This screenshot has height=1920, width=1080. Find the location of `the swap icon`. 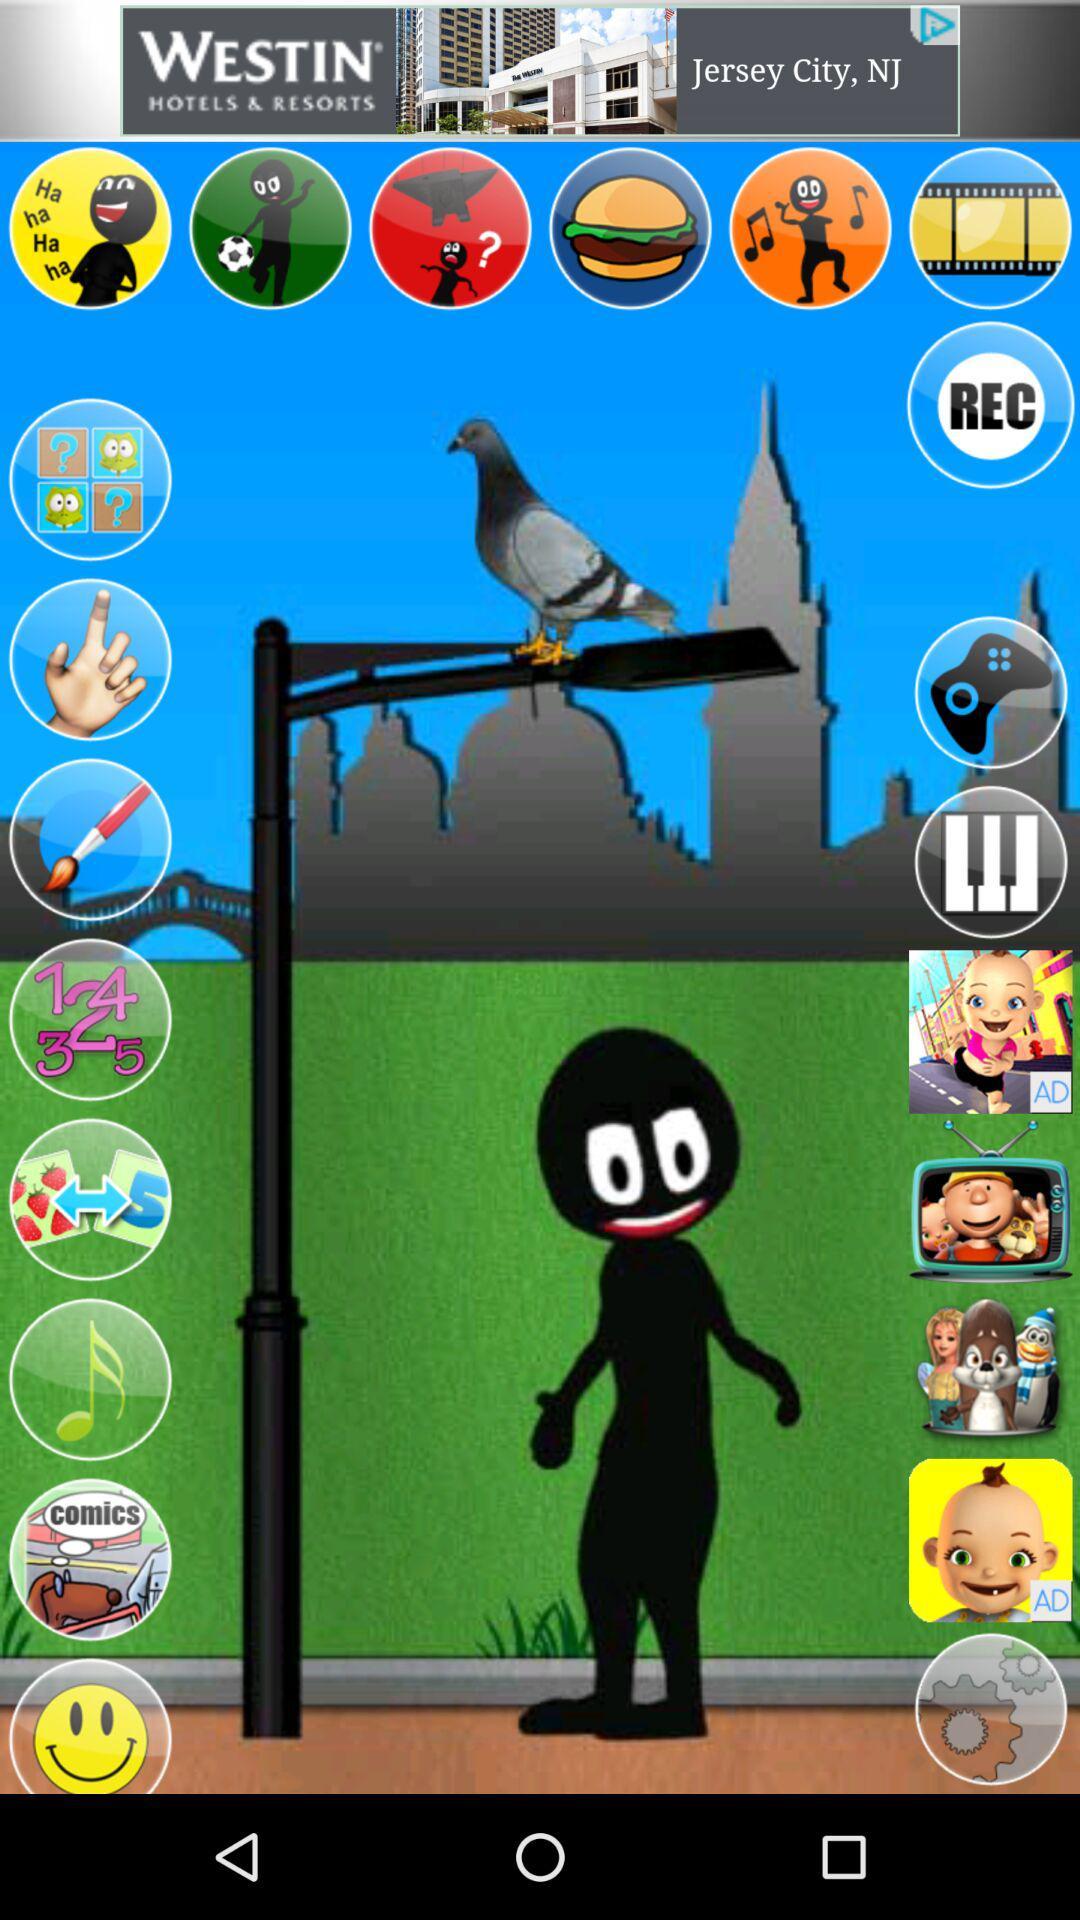

the swap icon is located at coordinates (88, 1284).